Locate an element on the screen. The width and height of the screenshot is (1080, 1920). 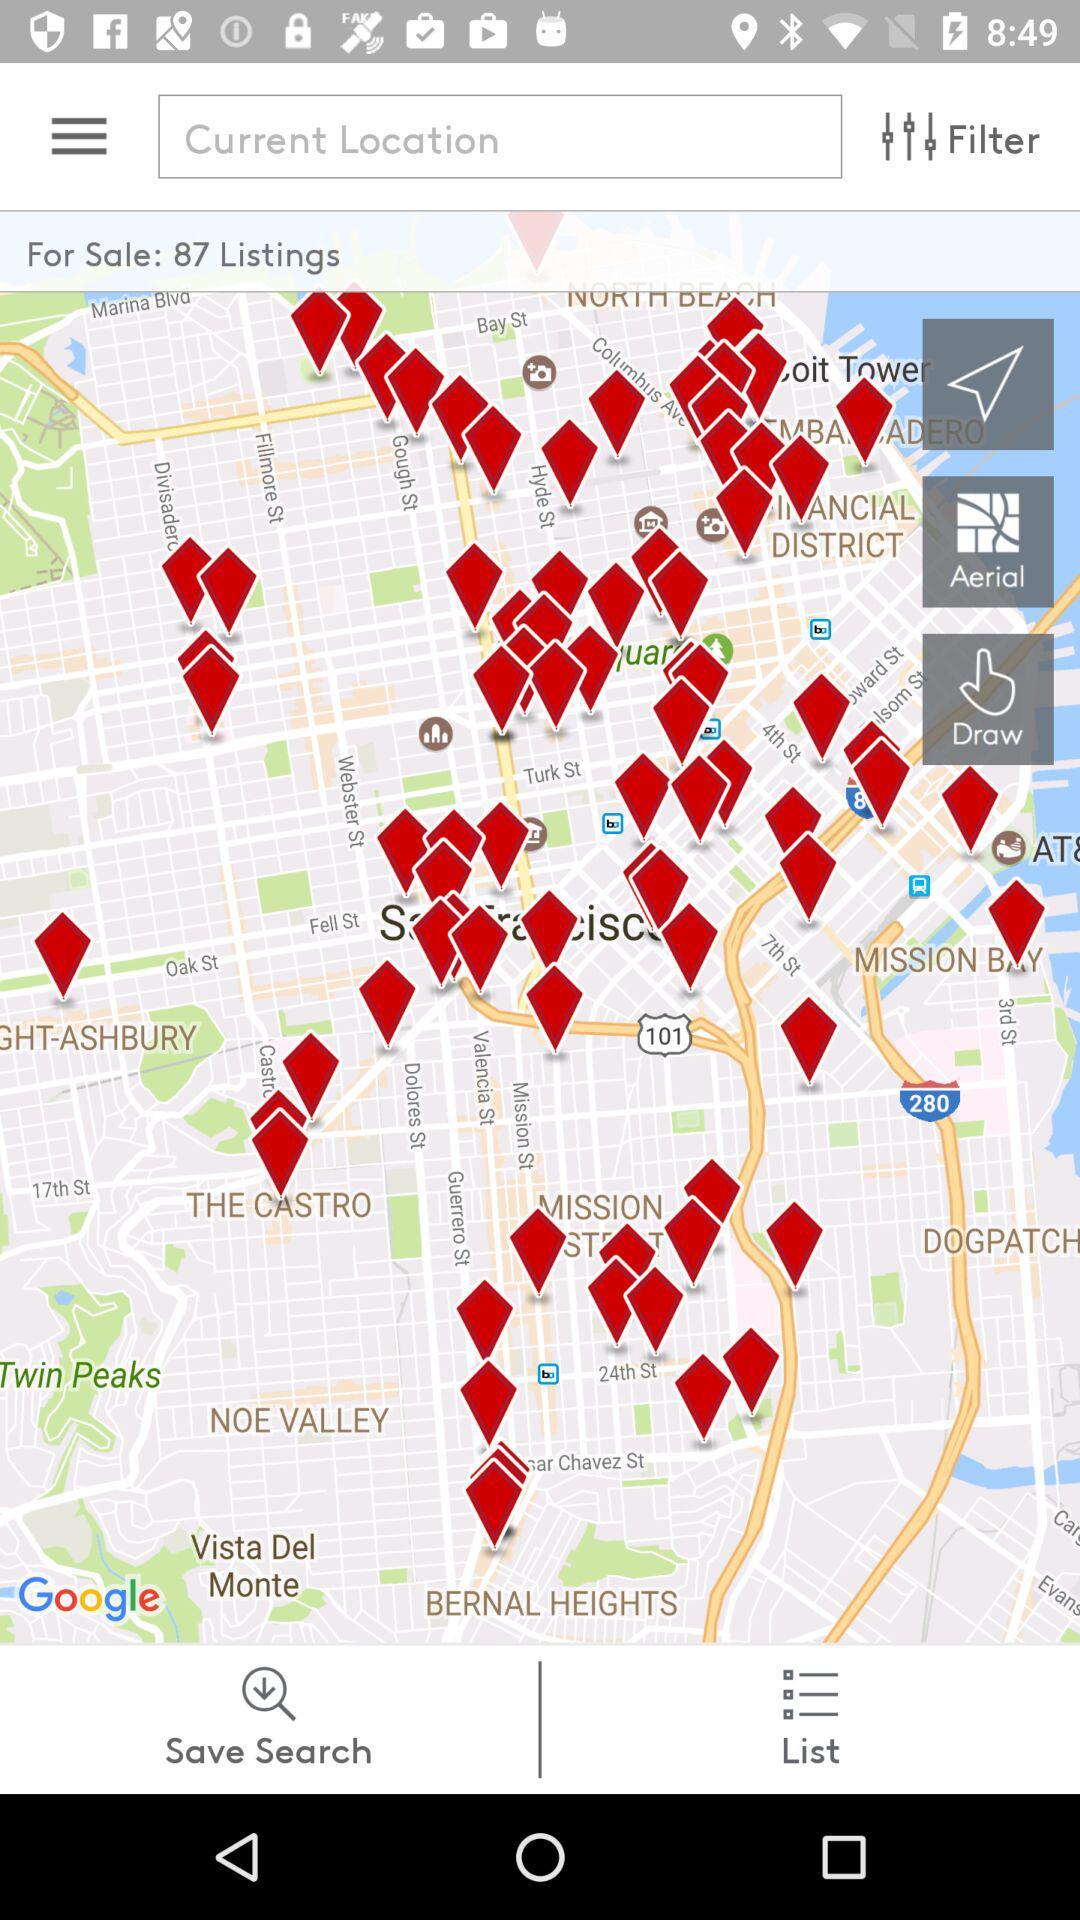
the icon at the top left corner is located at coordinates (78, 135).